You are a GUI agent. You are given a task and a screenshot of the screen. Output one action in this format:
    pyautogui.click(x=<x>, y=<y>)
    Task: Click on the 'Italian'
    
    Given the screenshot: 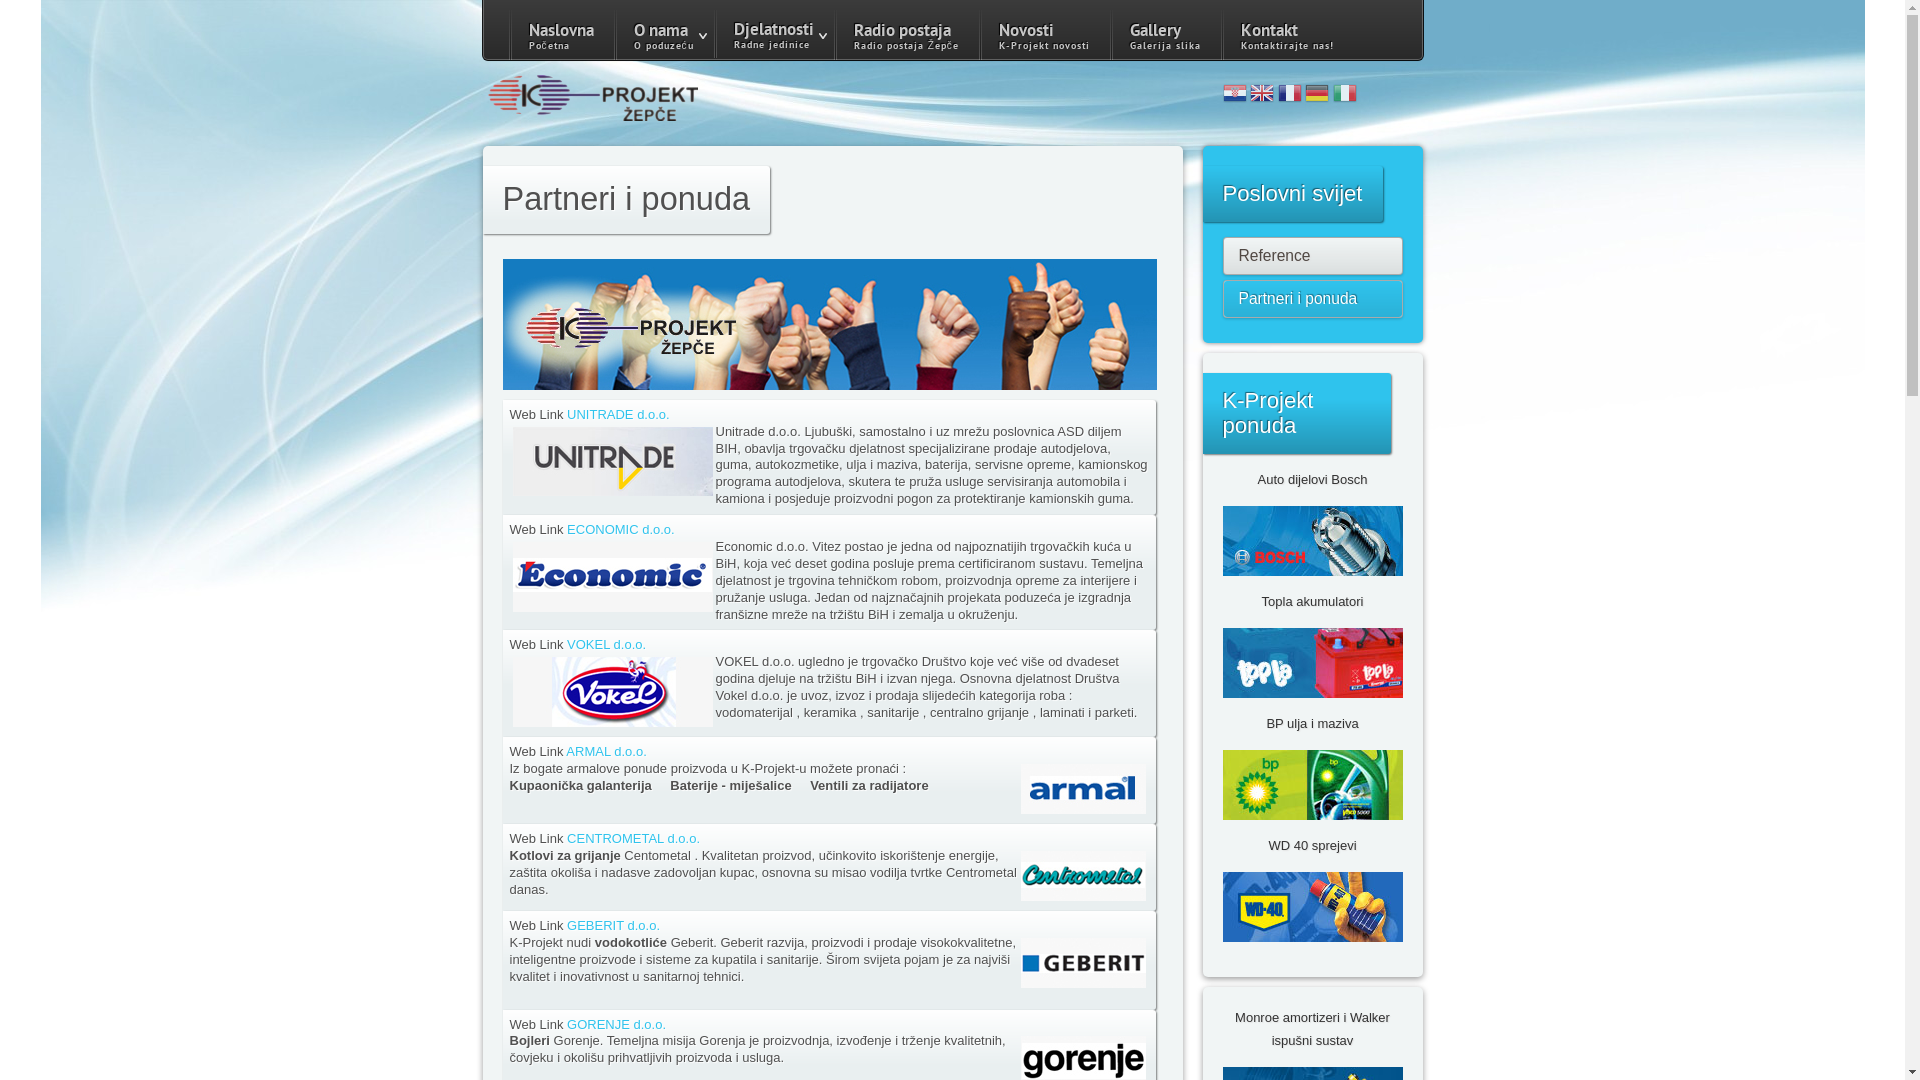 What is the action you would take?
    pyautogui.click(x=1344, y=95)
    